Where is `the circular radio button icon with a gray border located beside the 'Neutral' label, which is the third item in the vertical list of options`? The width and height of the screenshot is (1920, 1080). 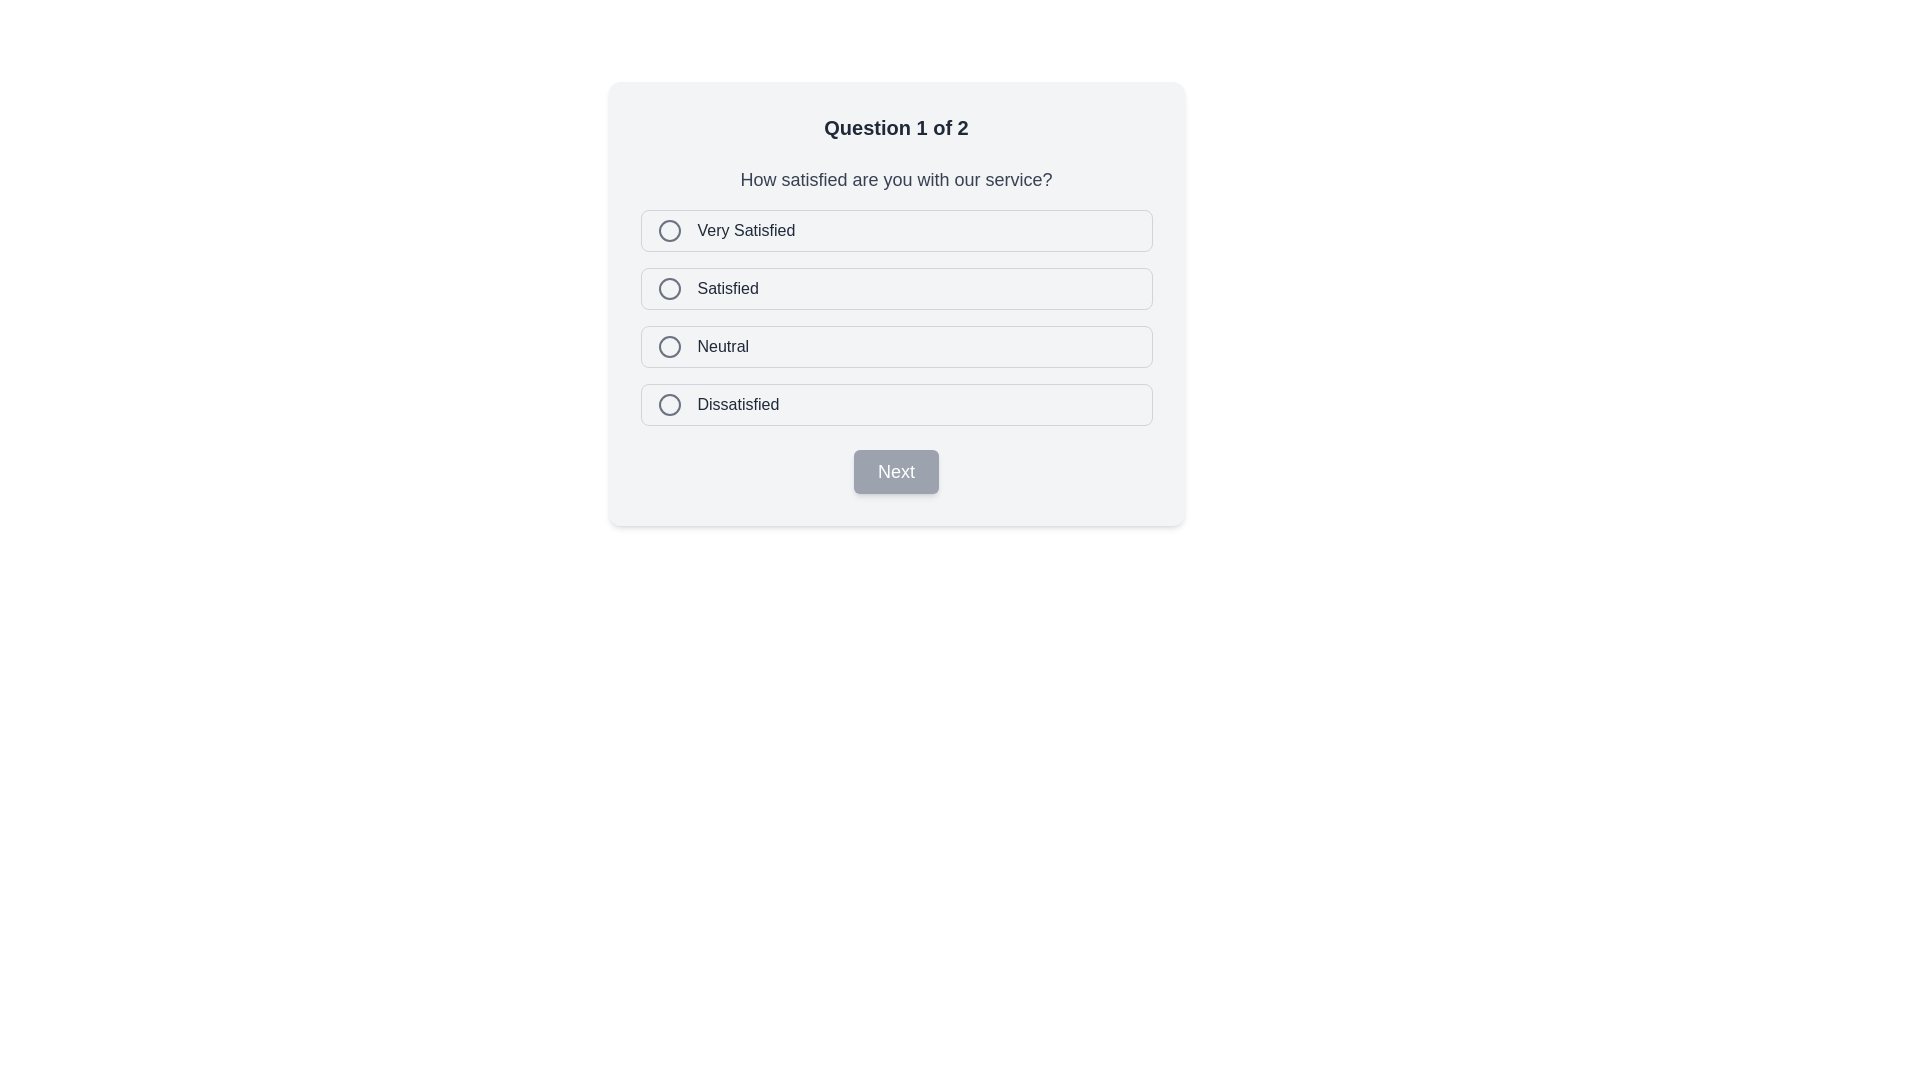
the circular radio button icon with a gray border located beside the 'Neutral' label, which is the third item in the vertical list of options is located at coordinates (669, 346).